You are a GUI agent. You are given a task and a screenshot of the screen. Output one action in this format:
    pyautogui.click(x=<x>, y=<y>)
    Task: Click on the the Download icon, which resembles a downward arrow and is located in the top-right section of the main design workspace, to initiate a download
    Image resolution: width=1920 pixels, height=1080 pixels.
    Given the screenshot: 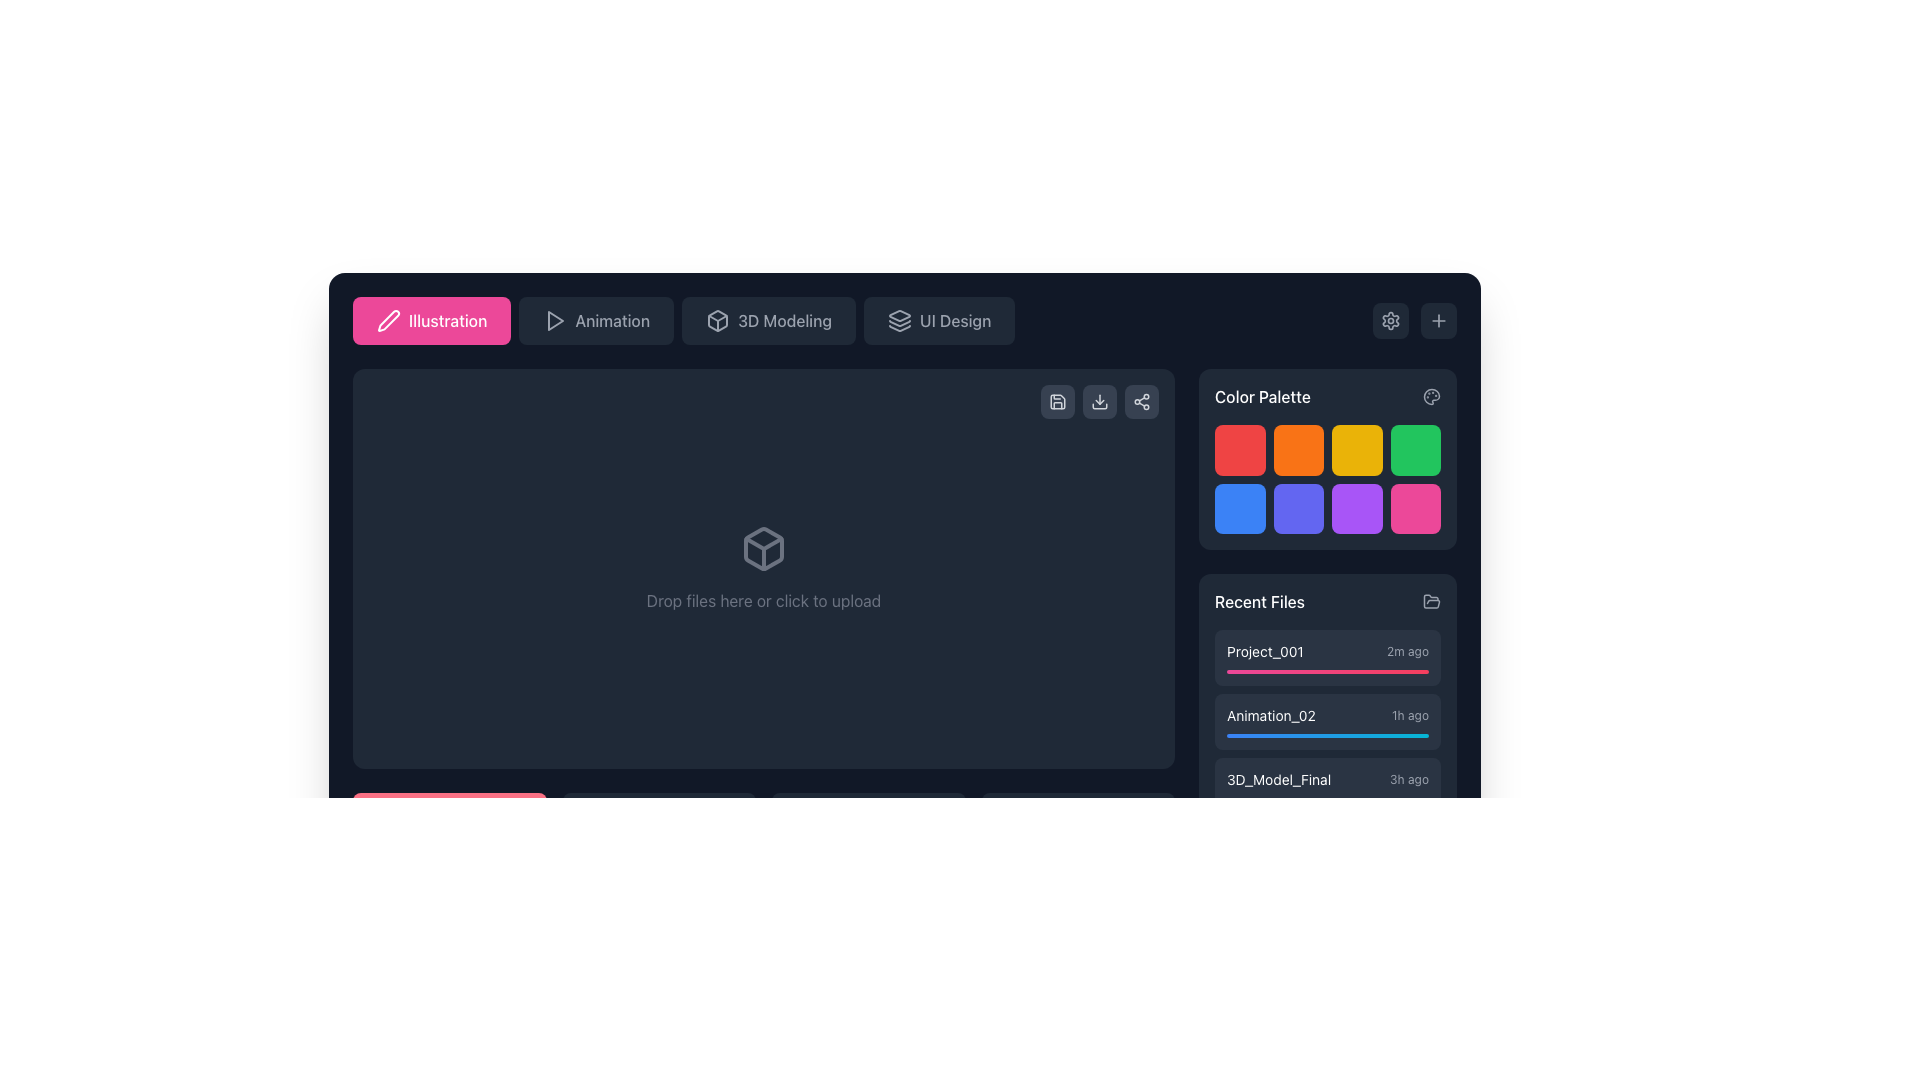 What is the action you would take?
    pyautogui.click(x=1098, y=401)
    